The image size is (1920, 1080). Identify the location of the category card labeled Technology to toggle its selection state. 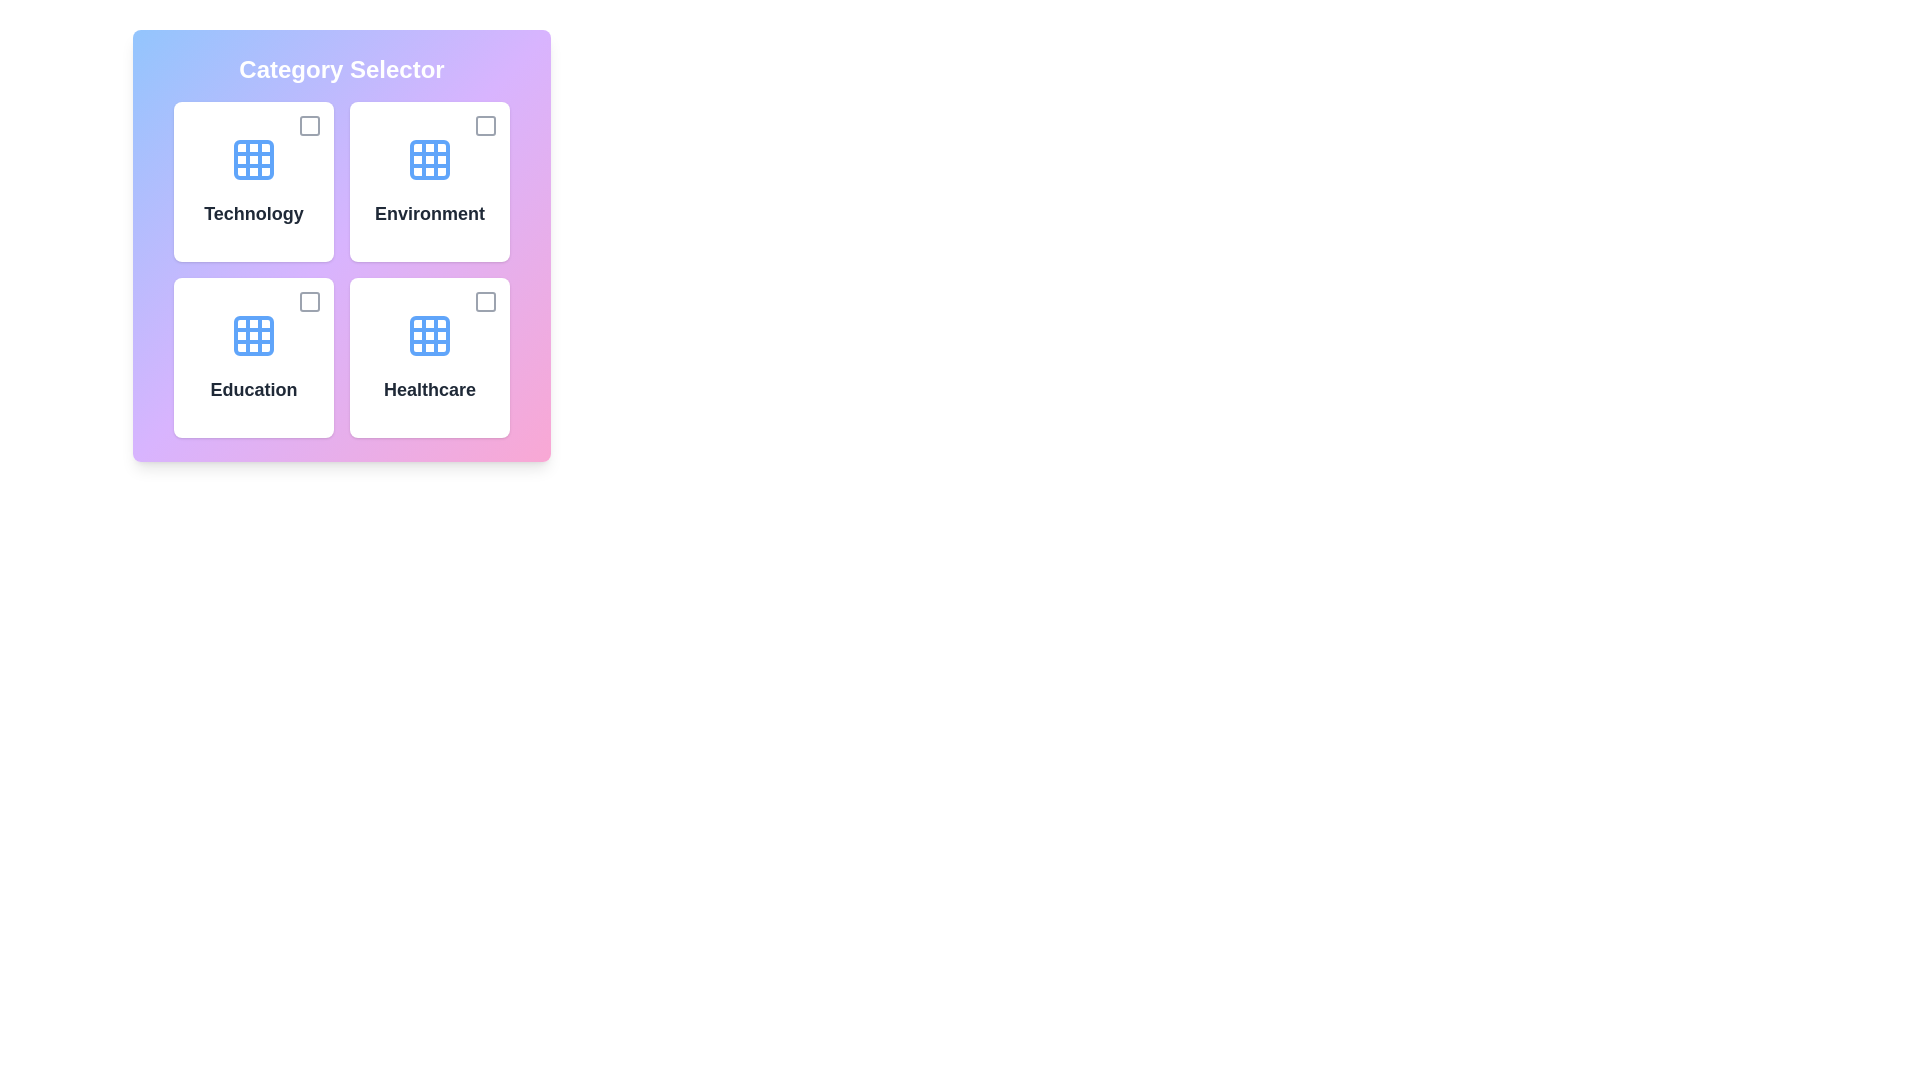
(253, 181).